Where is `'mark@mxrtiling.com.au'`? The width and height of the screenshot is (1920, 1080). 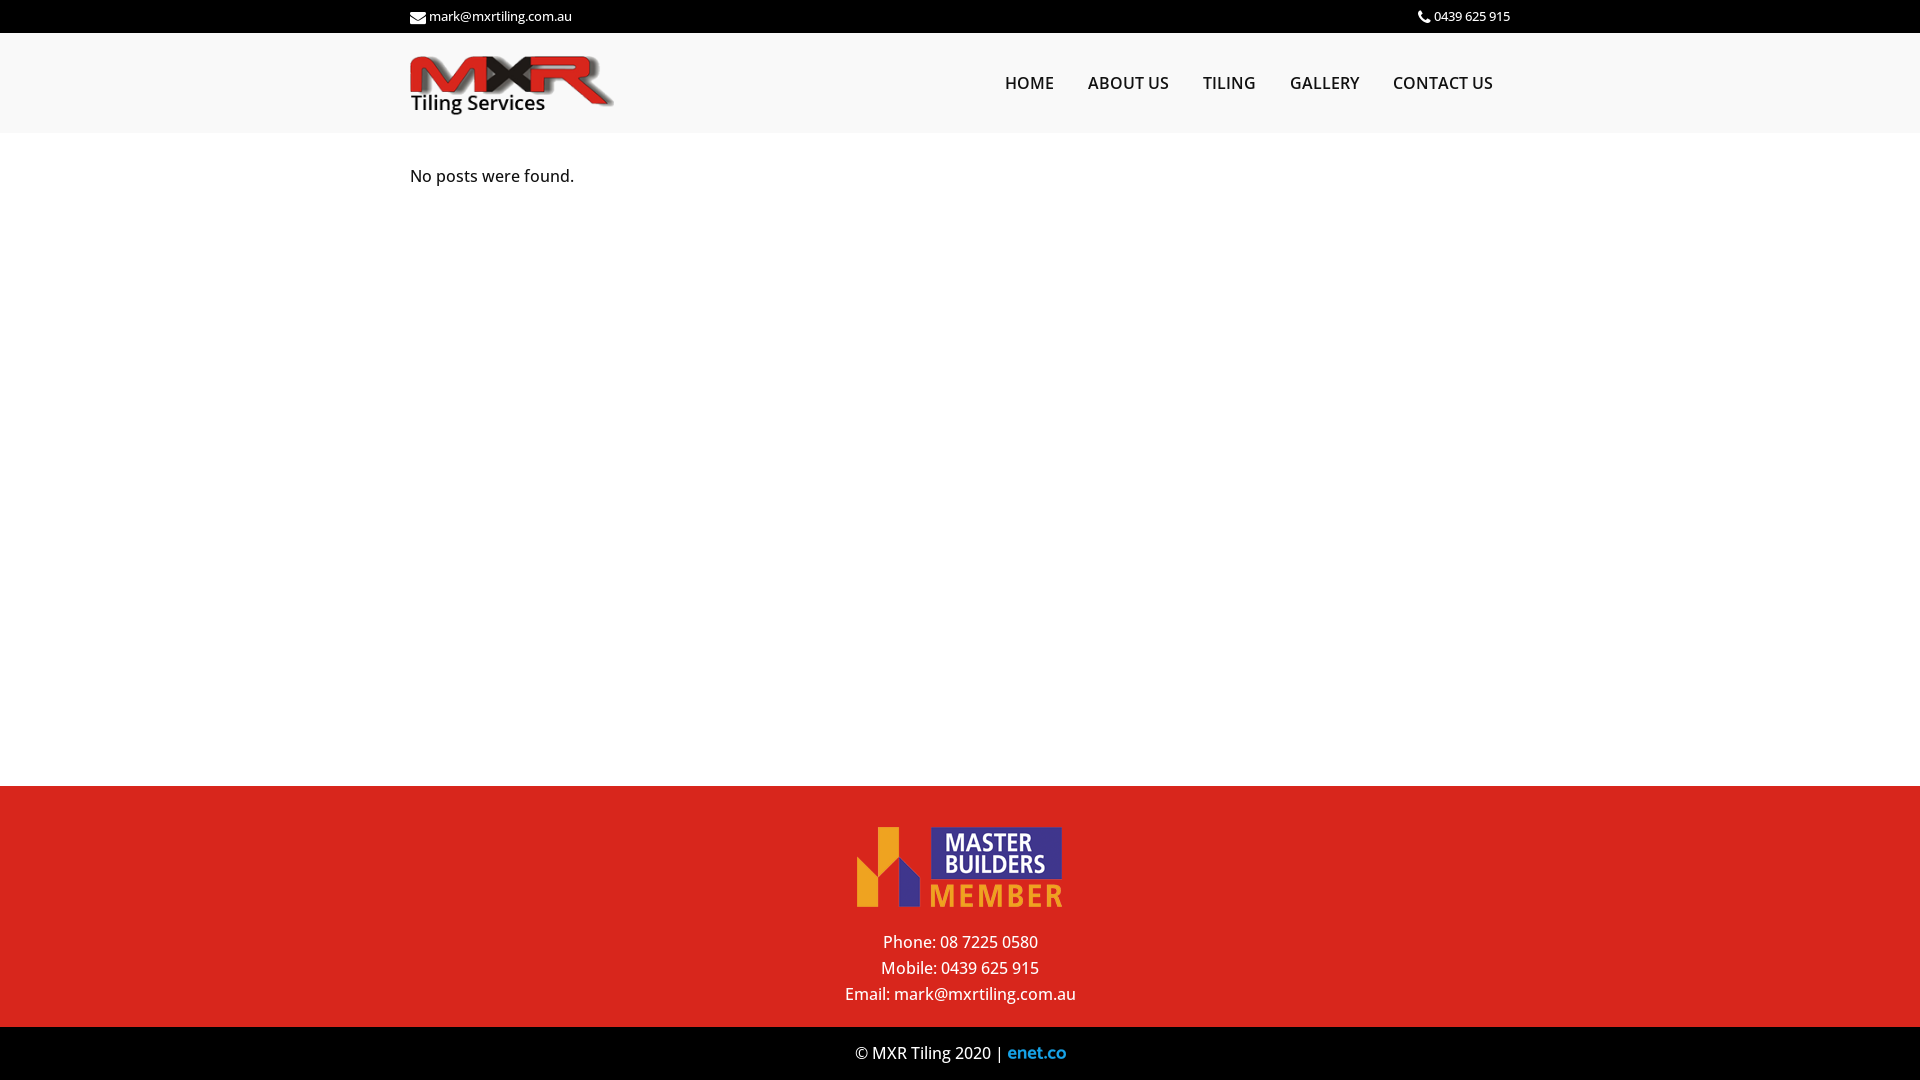 'mark@mxrtiling.com.au' is located at coordinates (984, 994).